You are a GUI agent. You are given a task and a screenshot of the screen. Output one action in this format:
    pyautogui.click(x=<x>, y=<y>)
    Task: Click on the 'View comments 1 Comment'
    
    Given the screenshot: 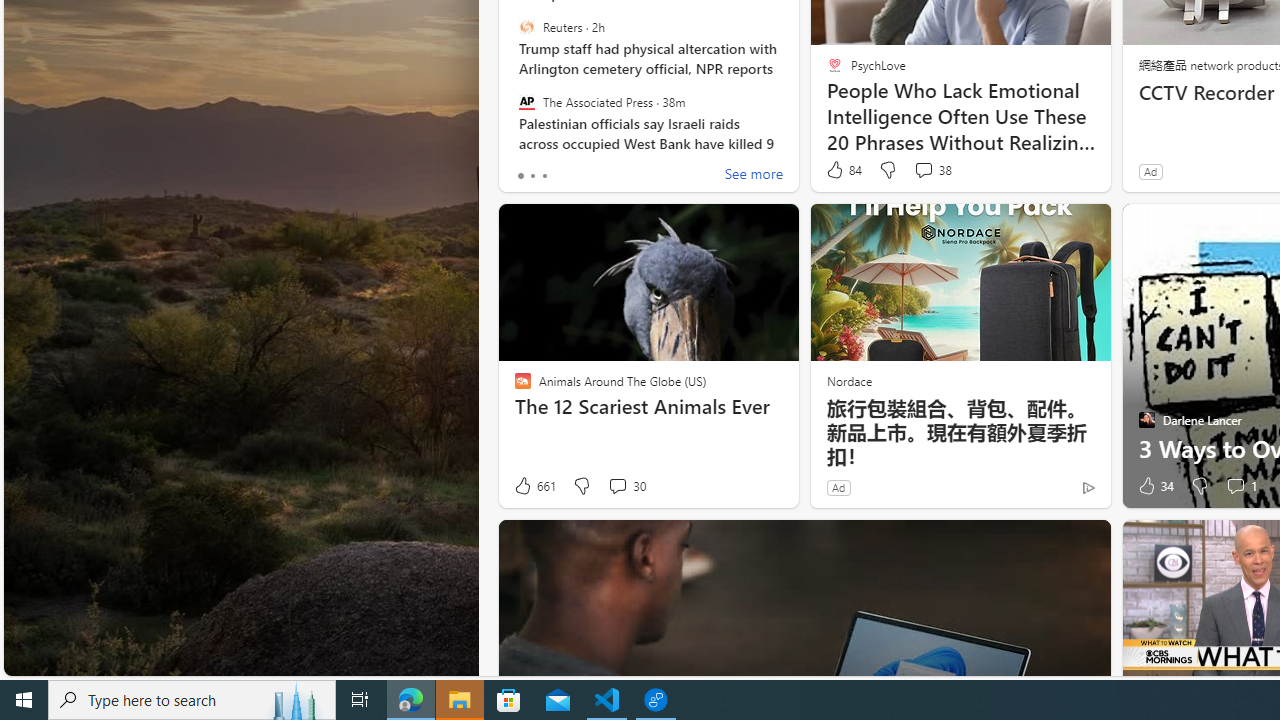 What is the action you would take?
    pyautogui.click(x=1234, y=486)
    